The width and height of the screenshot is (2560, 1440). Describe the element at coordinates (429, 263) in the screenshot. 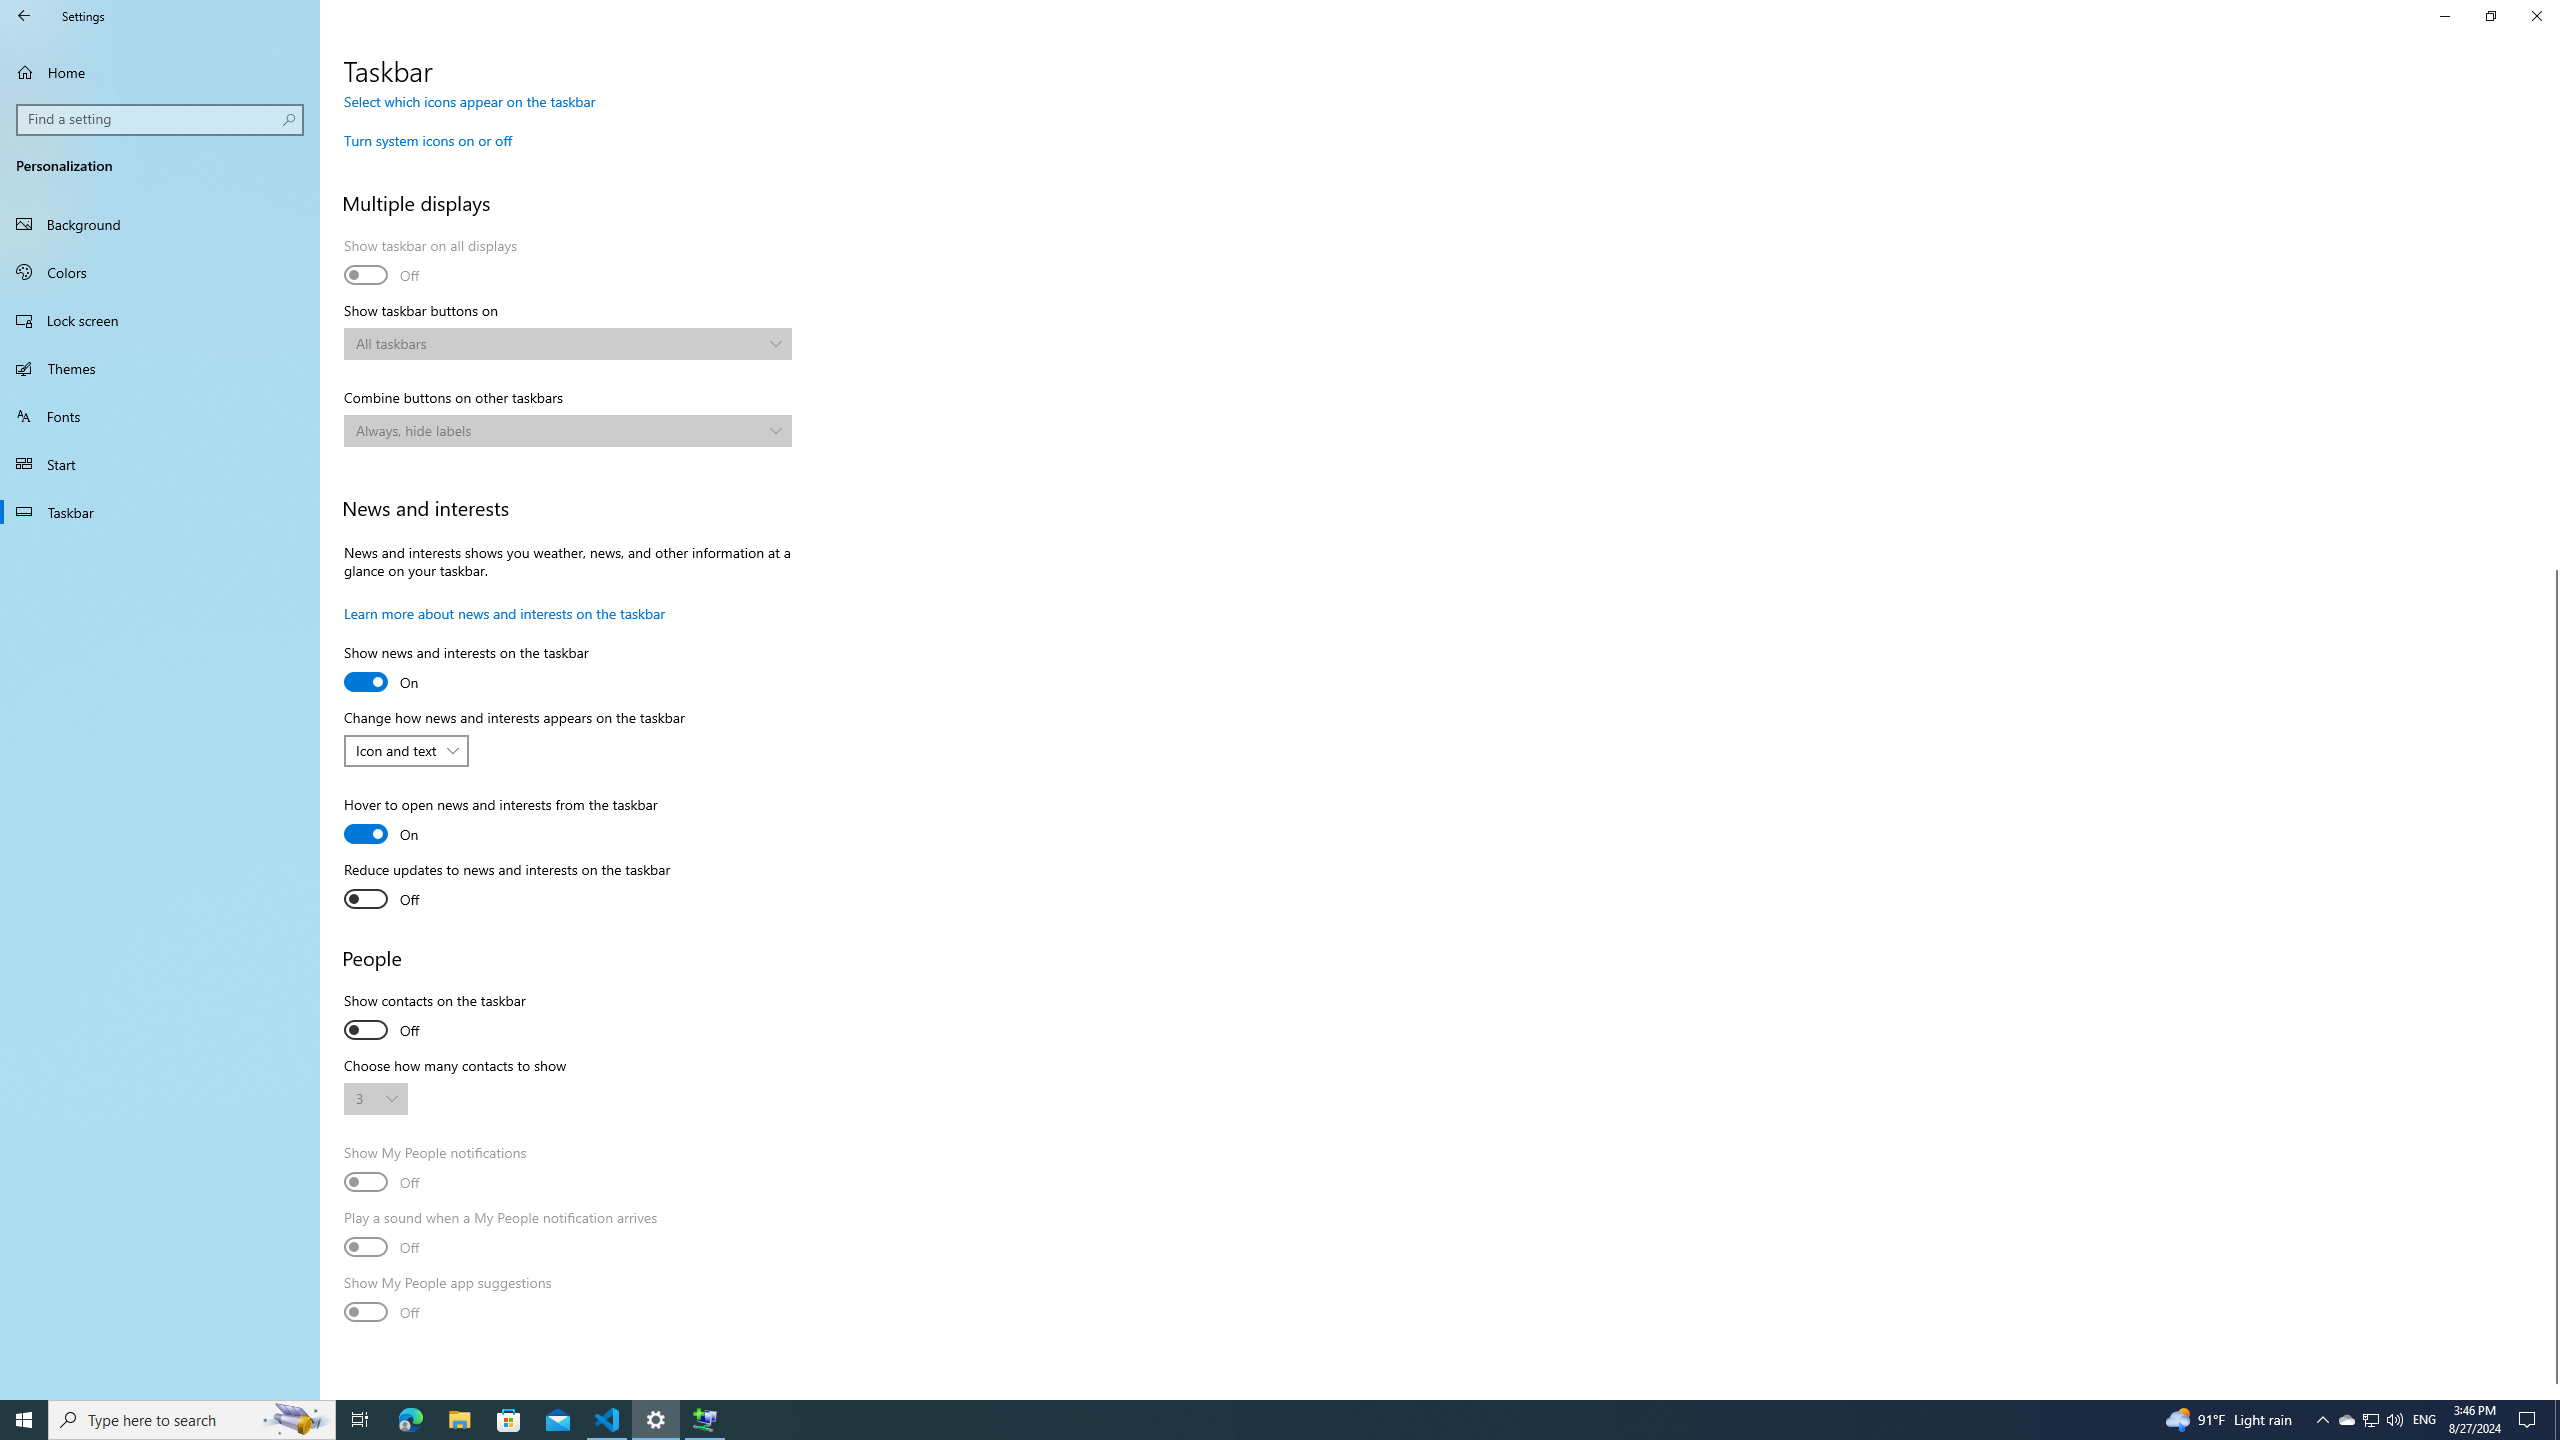

I see `'Show taskbar on all displays'` at that location.